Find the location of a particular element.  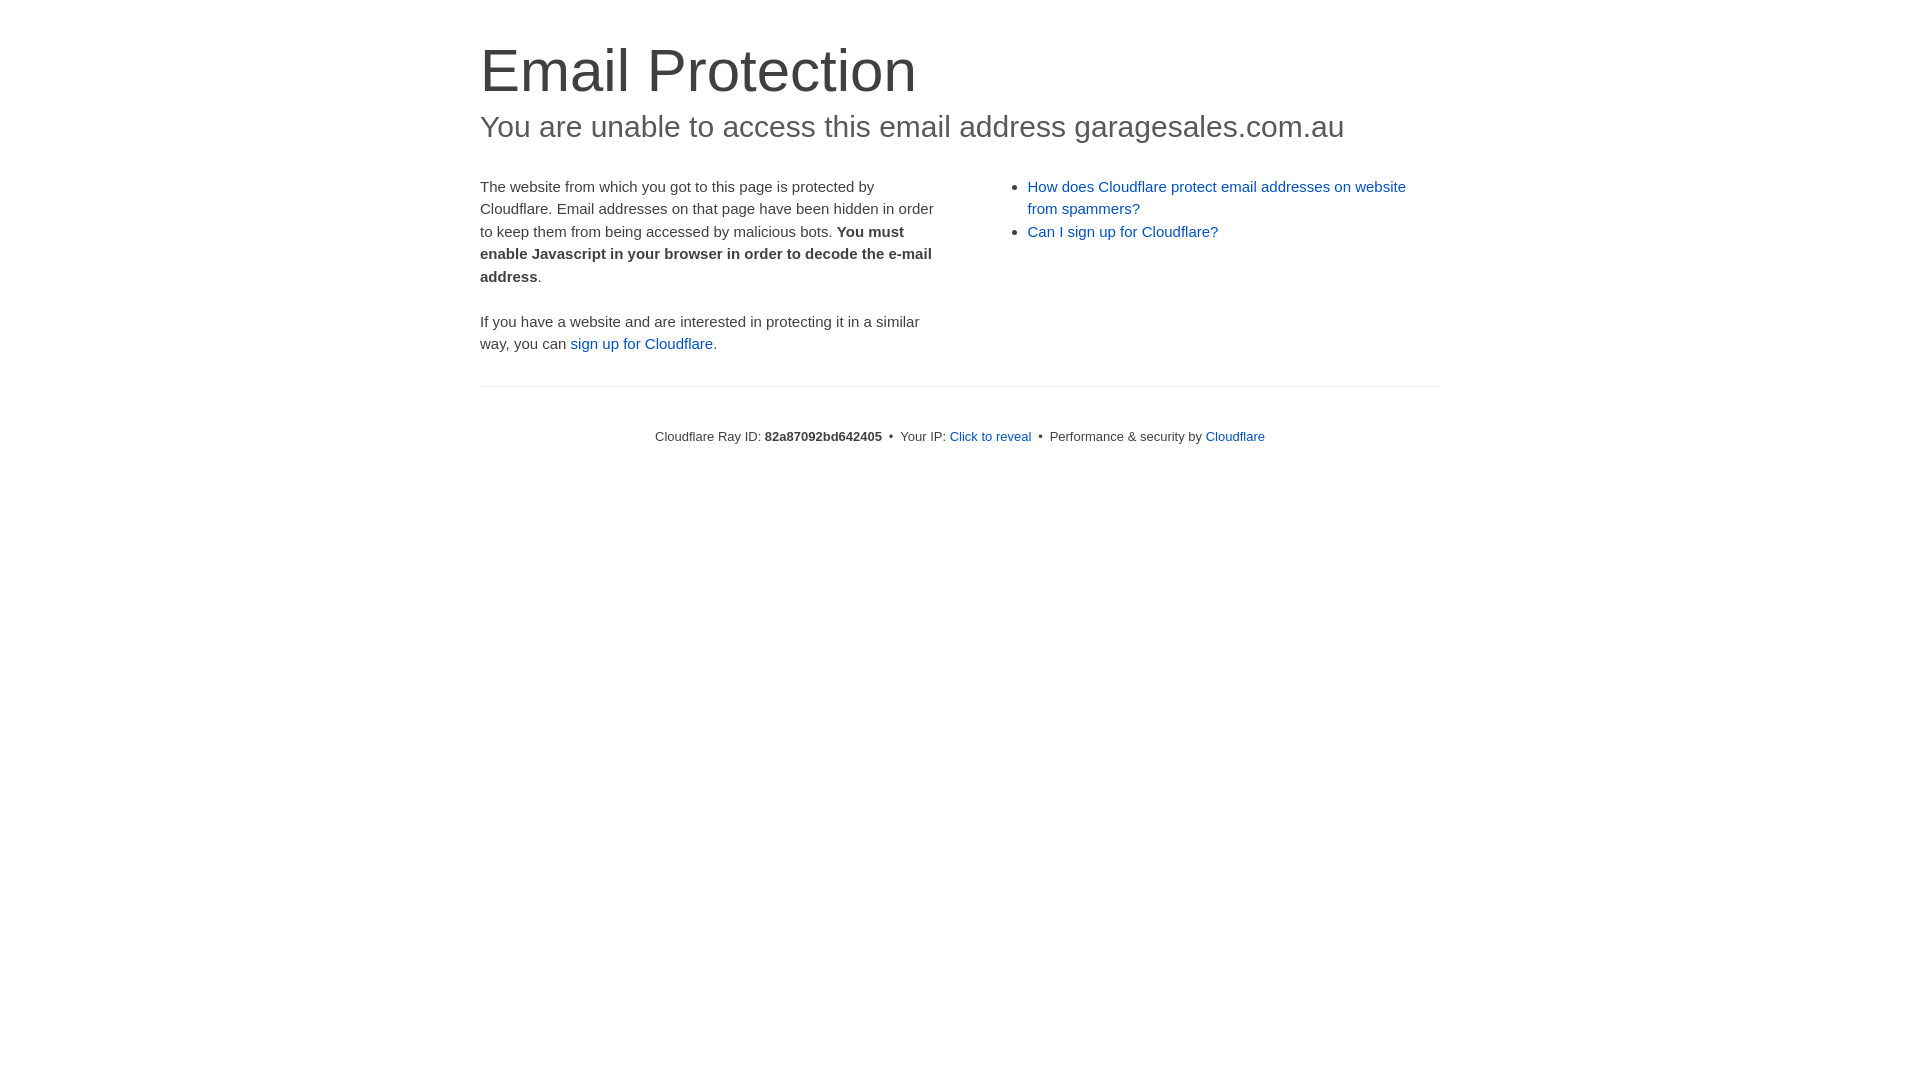

'sign up for Cloudflare' is located at coordinates (642, 342).